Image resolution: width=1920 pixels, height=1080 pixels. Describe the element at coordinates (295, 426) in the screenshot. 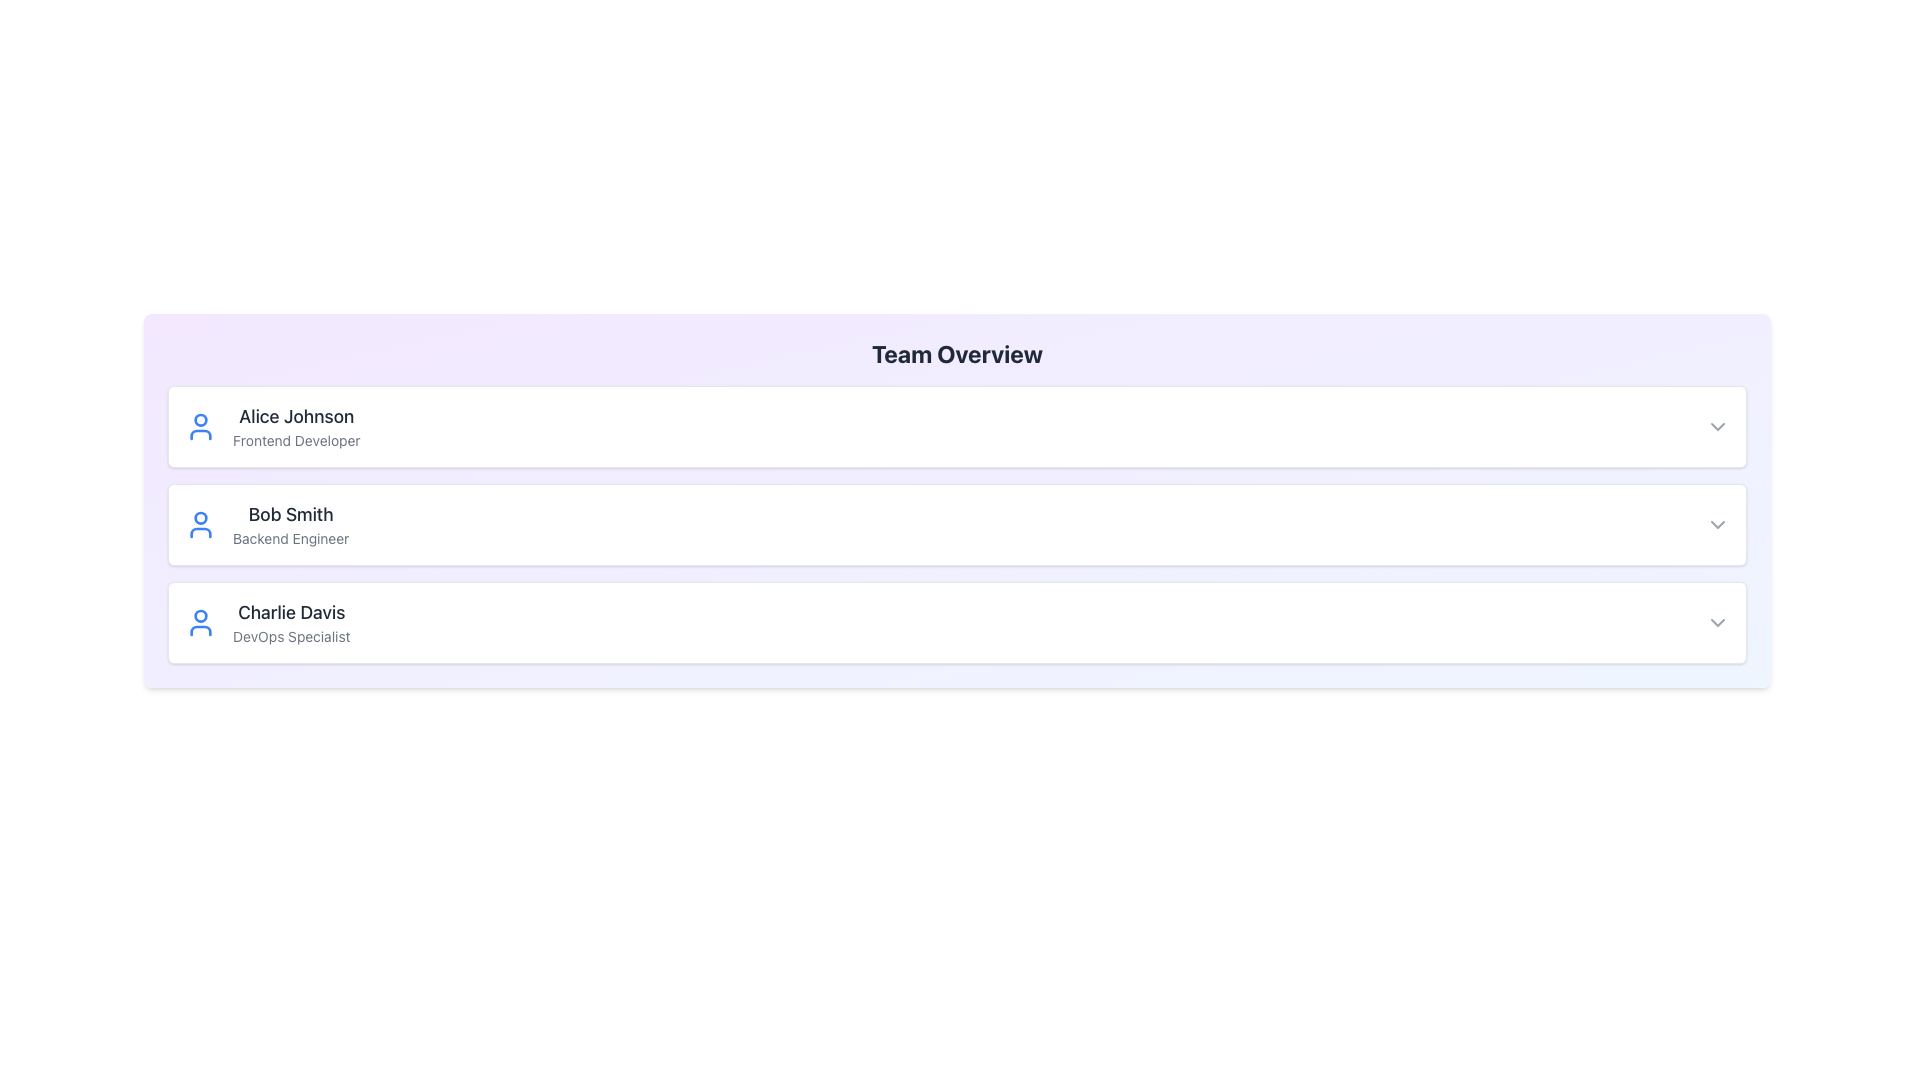

I see `the text element displaying the user's name and job title, located in the upper part of a vertical list, next to the user avatar icon` at that location.